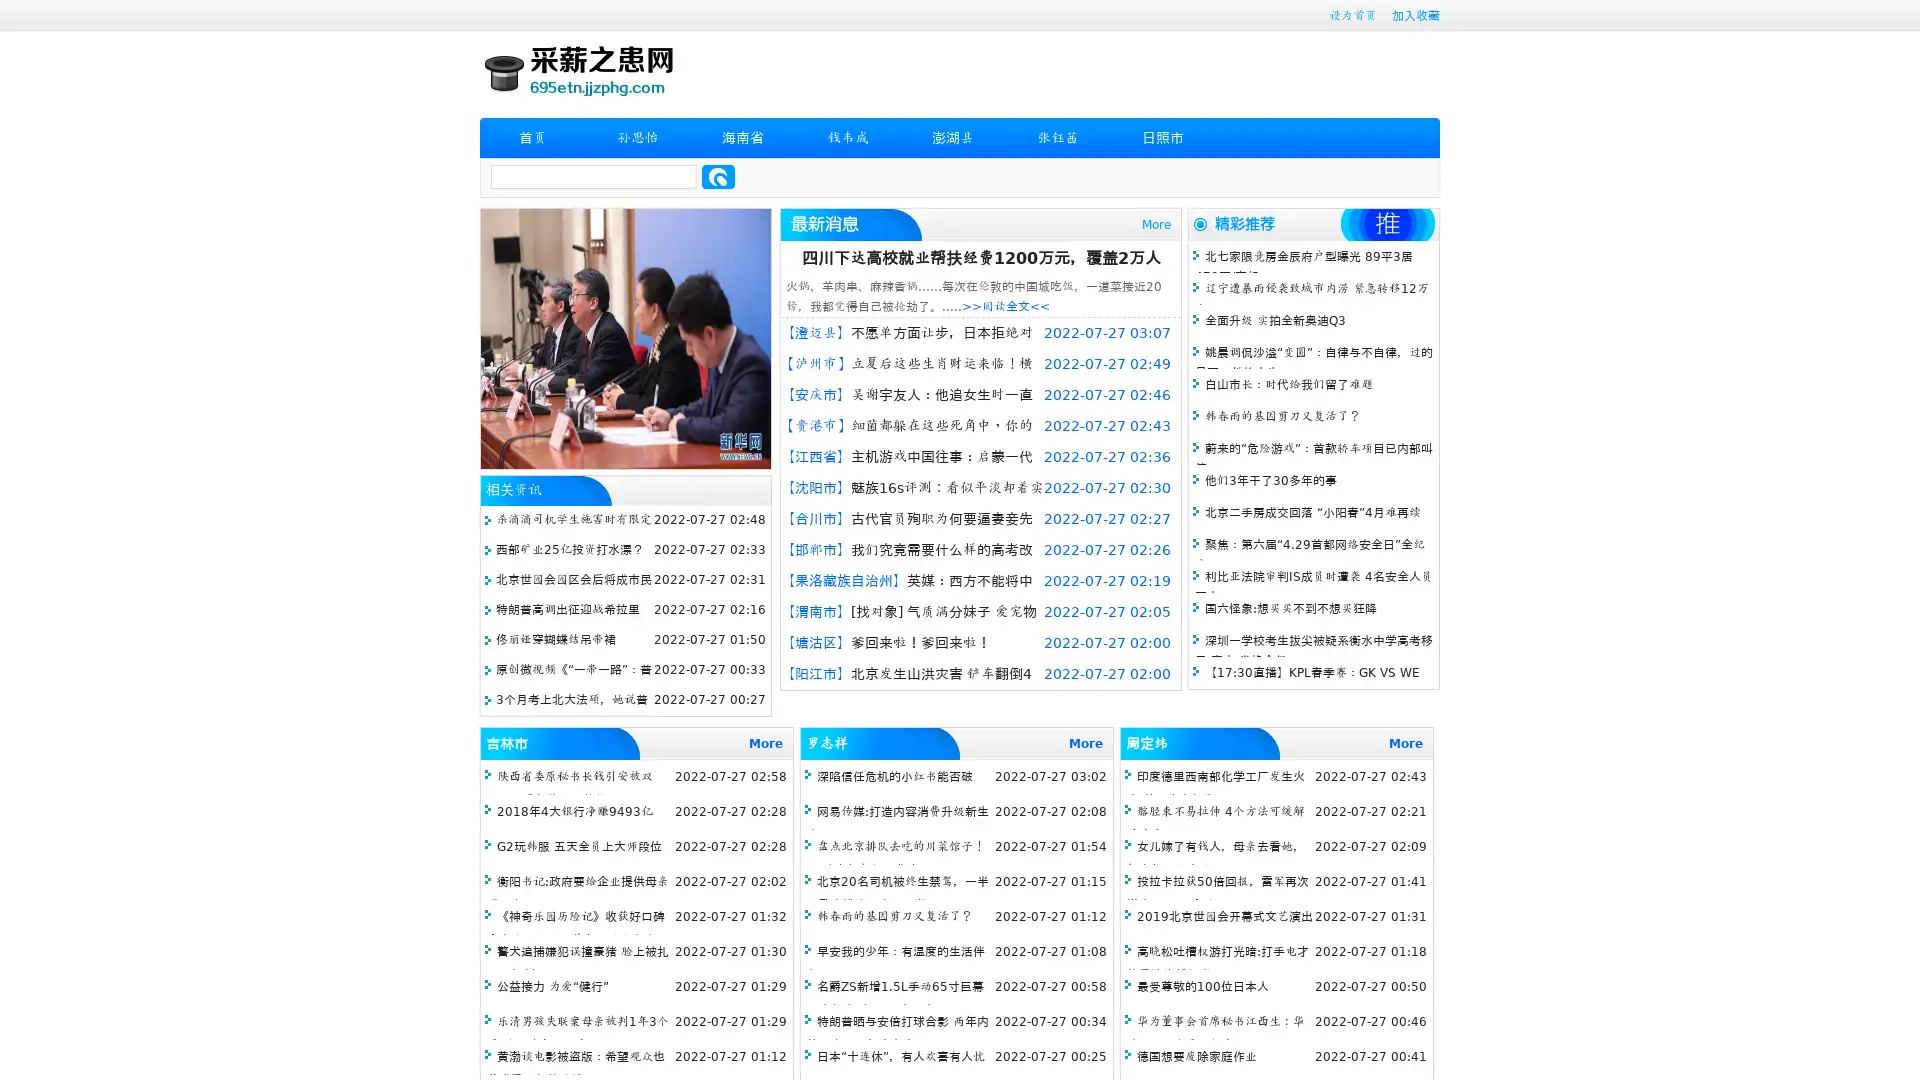 This screenshot has width=1920, height=1080. What do you see at coordinates (718, 176) in the screenshot?
I see `Search` at bounding box center [718, 176].